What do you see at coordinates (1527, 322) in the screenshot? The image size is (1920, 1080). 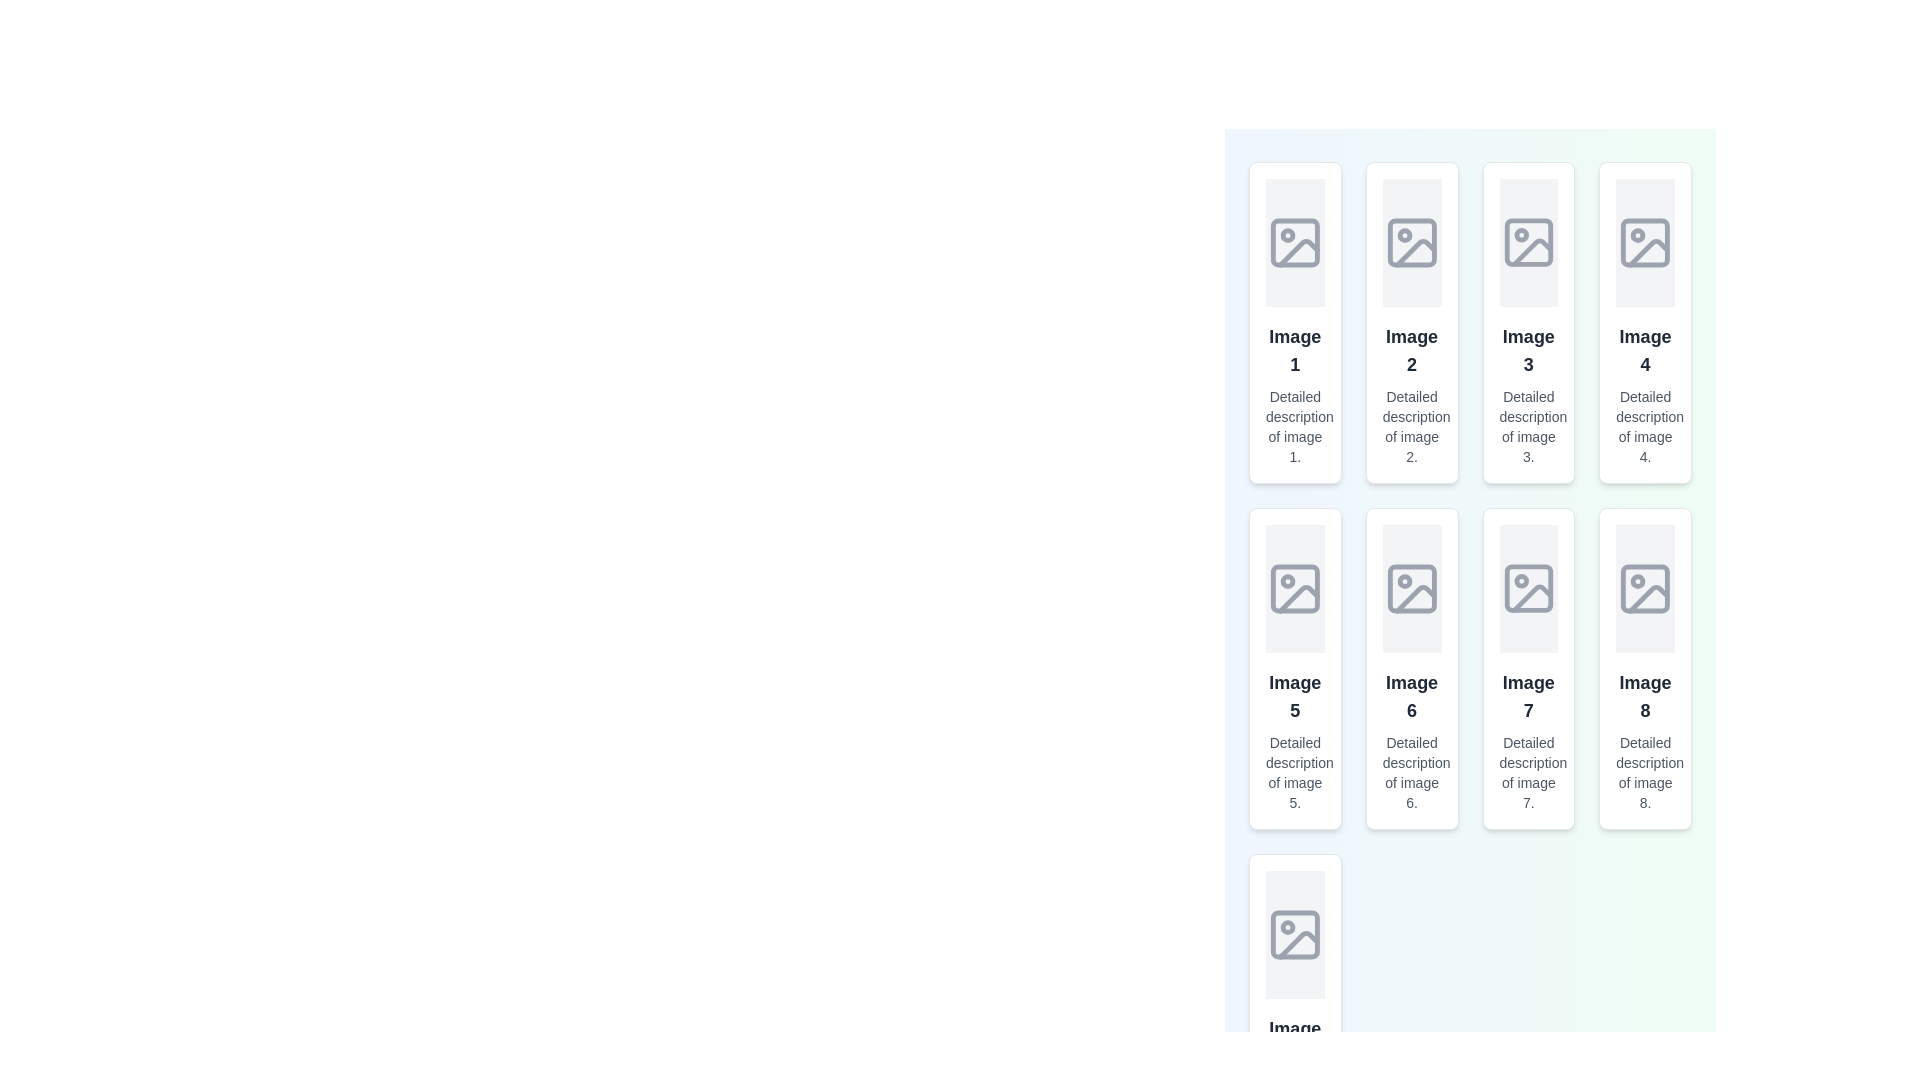 I see `the Card with text and placeholder image located in the first row, third column of the grid layout, positioned between 'Image 2' and 'Image 4'` at bounding box center [1527, 322].